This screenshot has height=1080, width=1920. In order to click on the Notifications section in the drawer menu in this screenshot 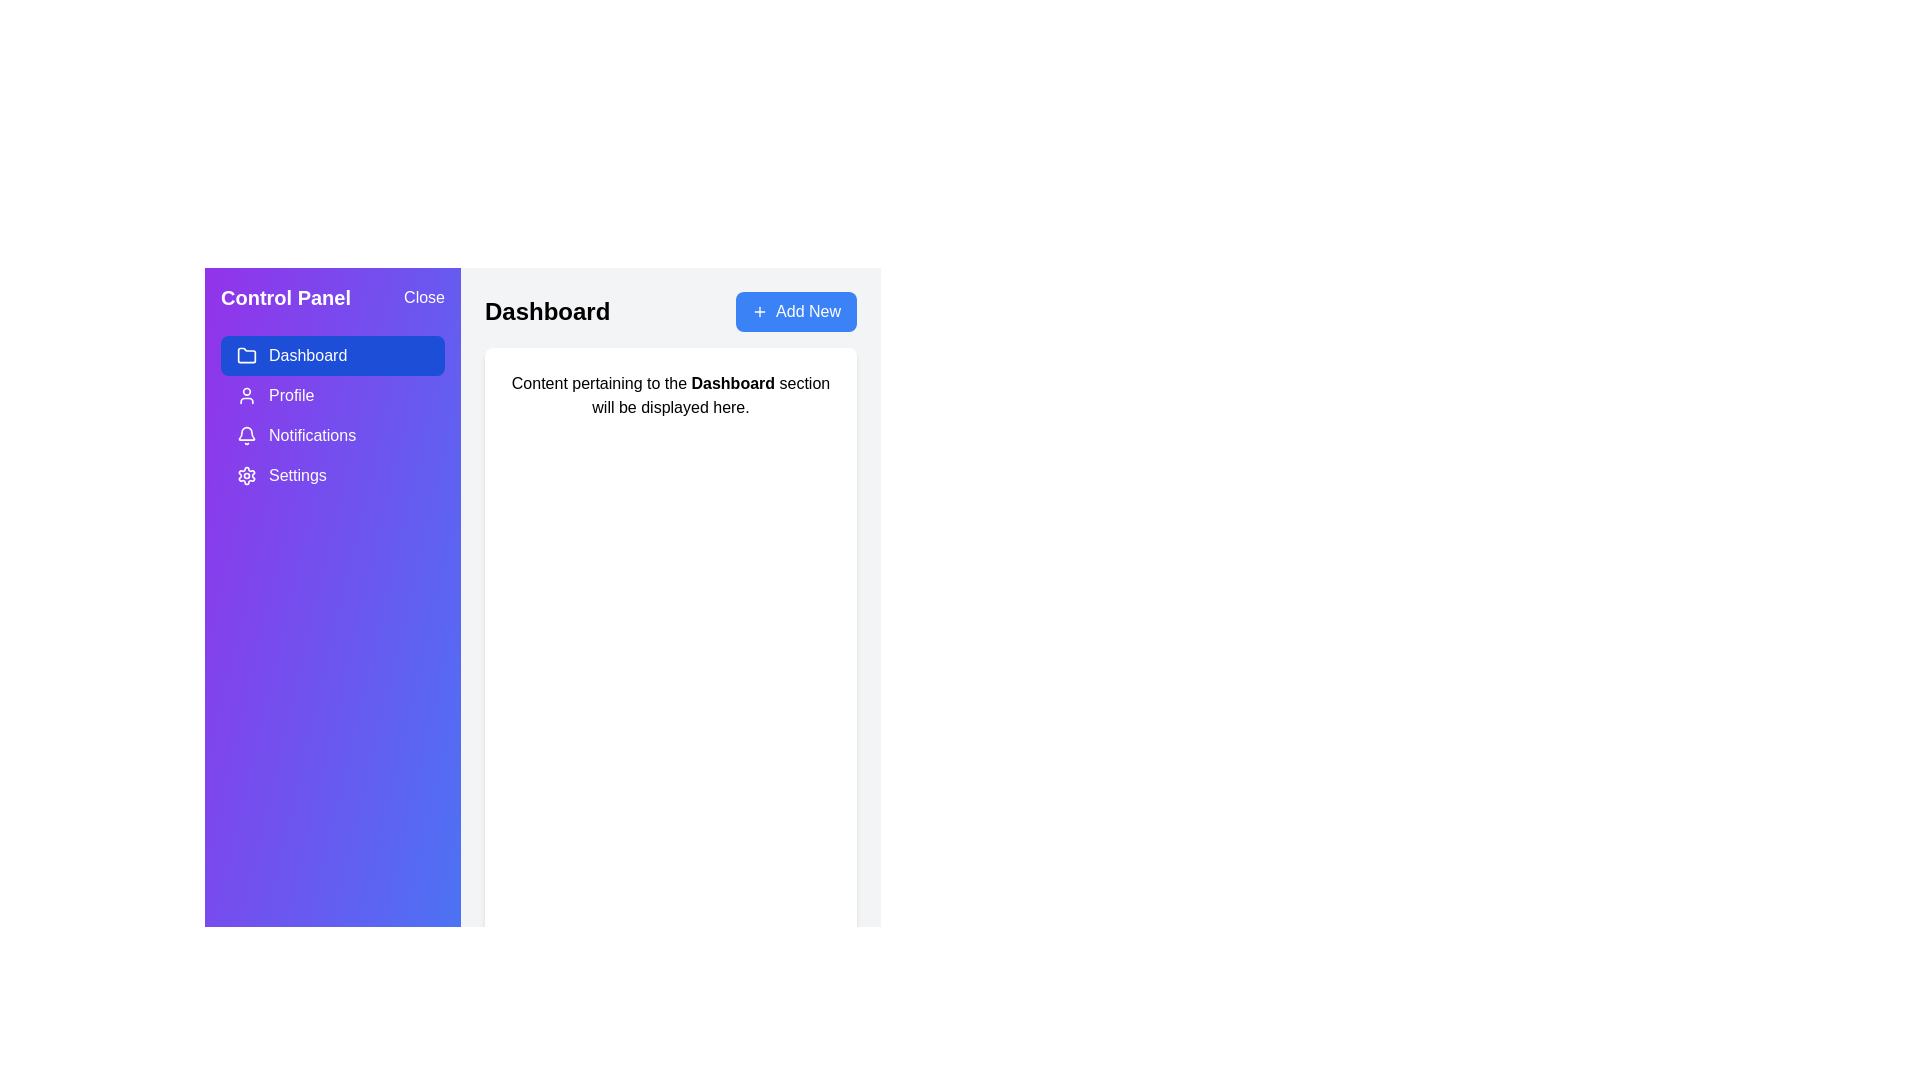, I will do `click(332, 434)`.